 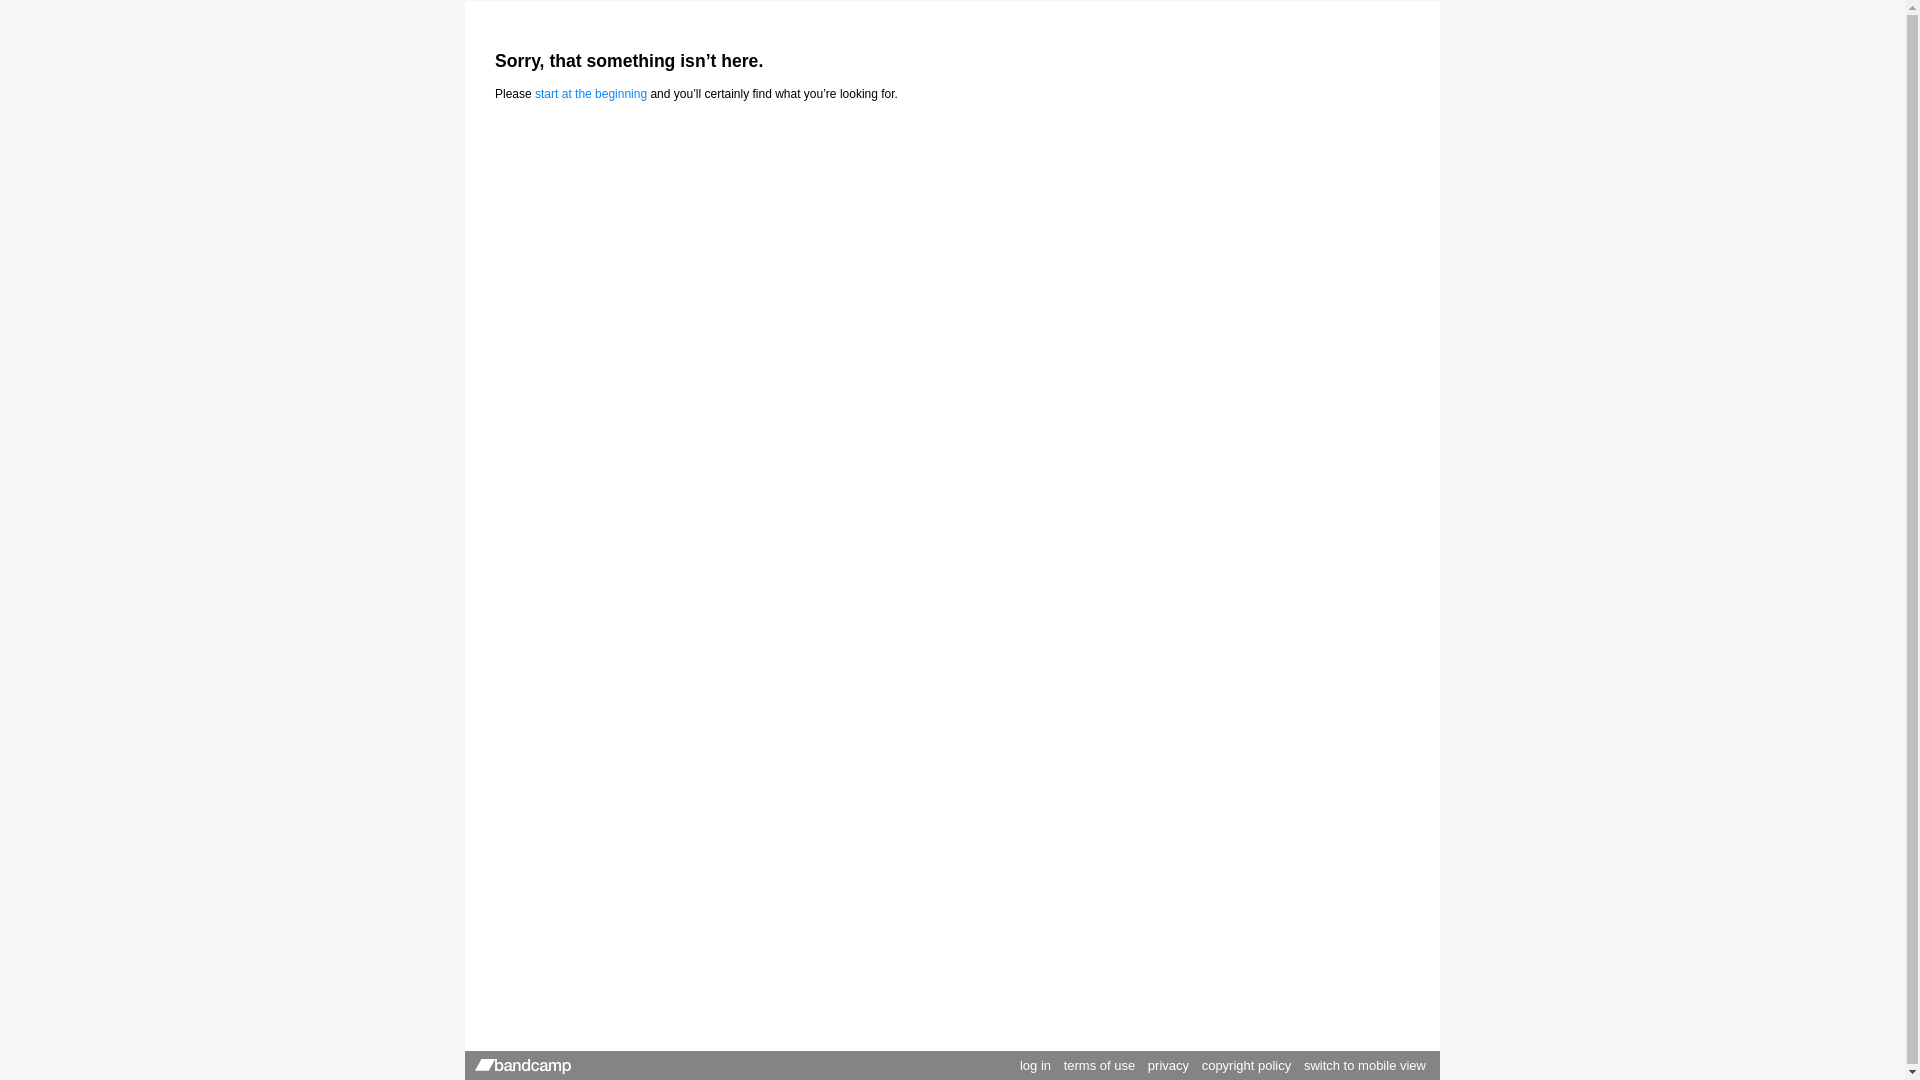 I want to click on 'log in', so click(x=1035, y=1064).